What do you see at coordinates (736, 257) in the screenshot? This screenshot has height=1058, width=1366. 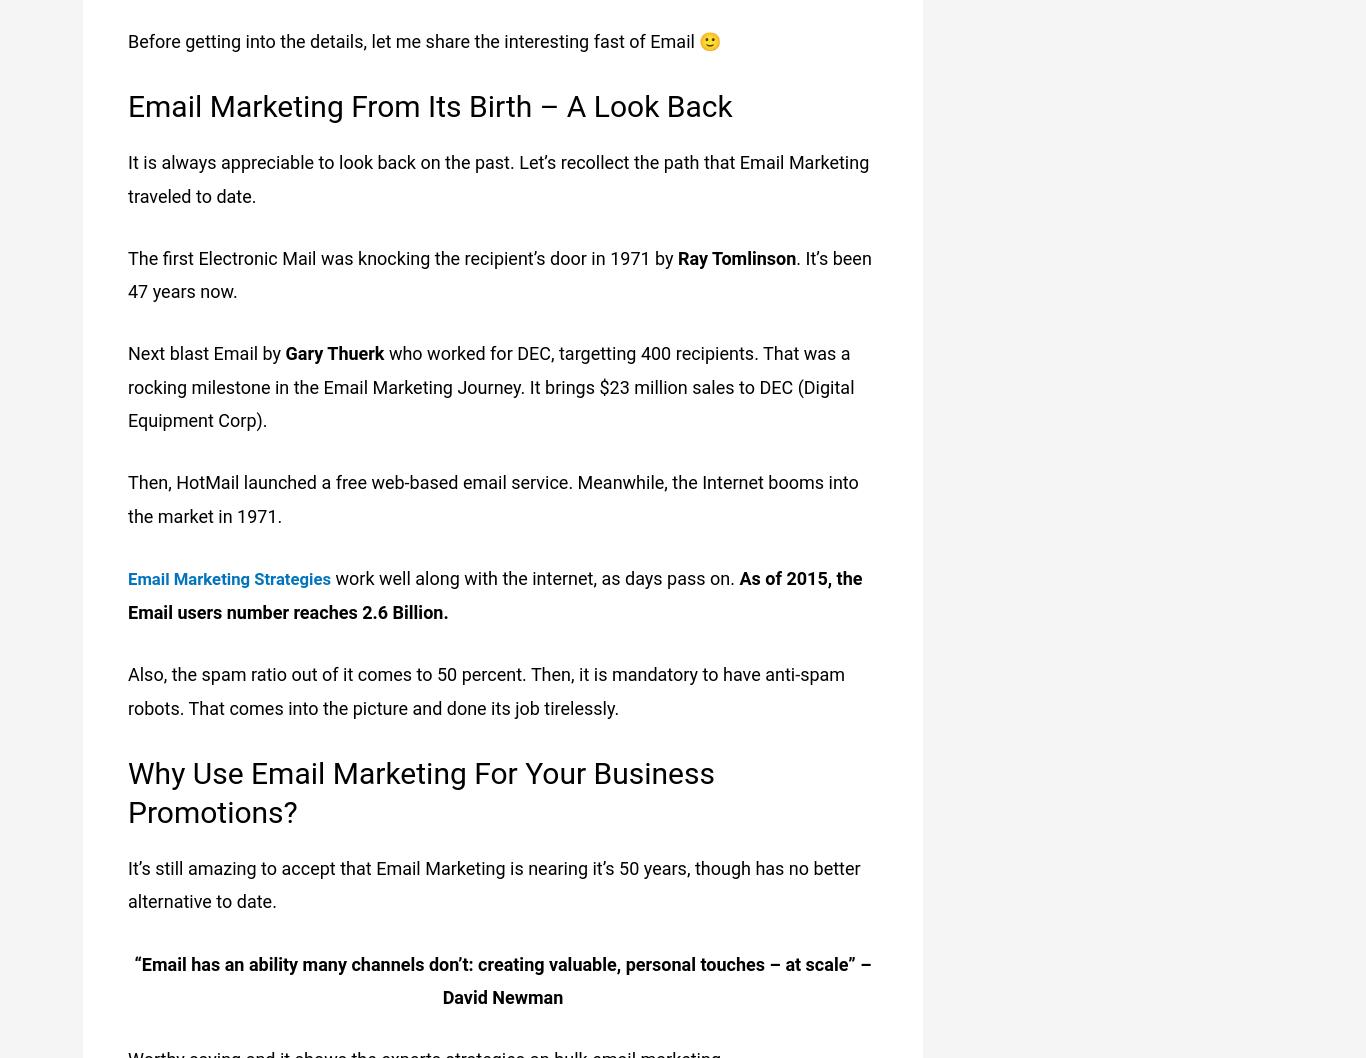 I see `'Ray Tomlinson'` at bounding box center [736, 257].